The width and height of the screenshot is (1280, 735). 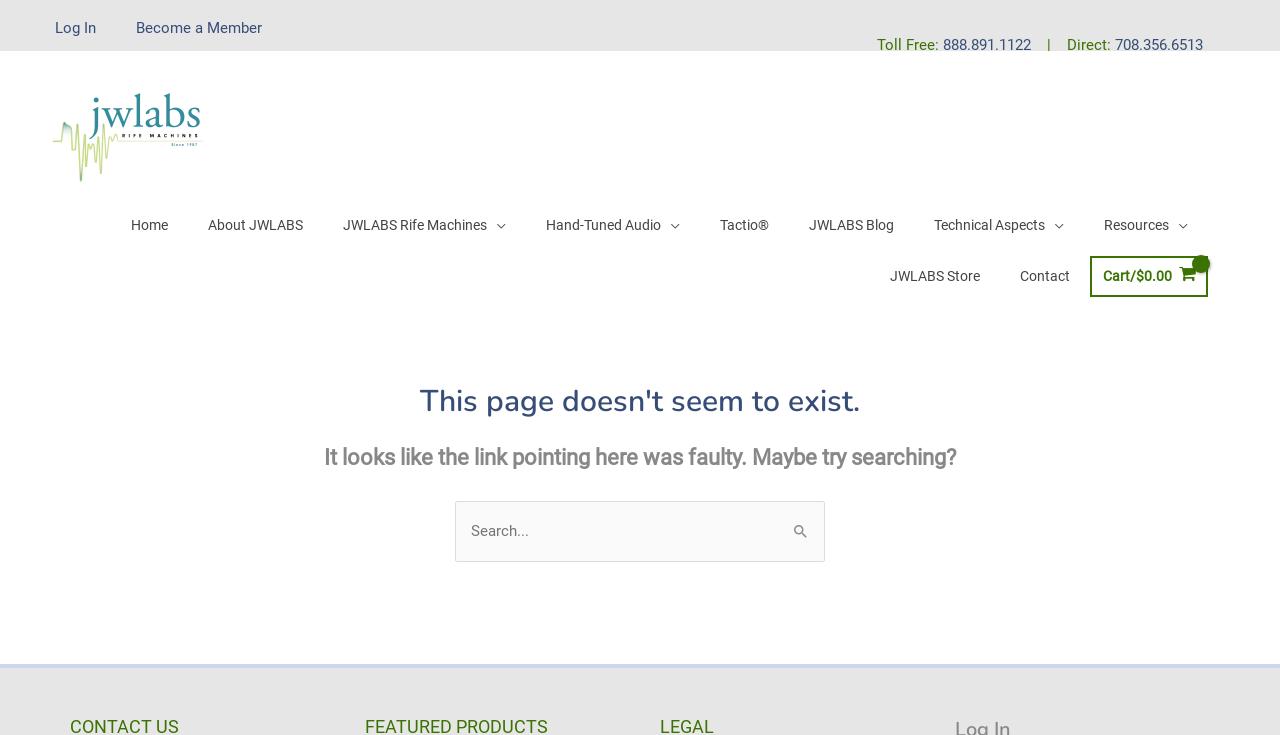 What do you see at coordinates (253, 223) in the screenshot?
I see `'About JWLABS'` at bounding box center [253, 223].